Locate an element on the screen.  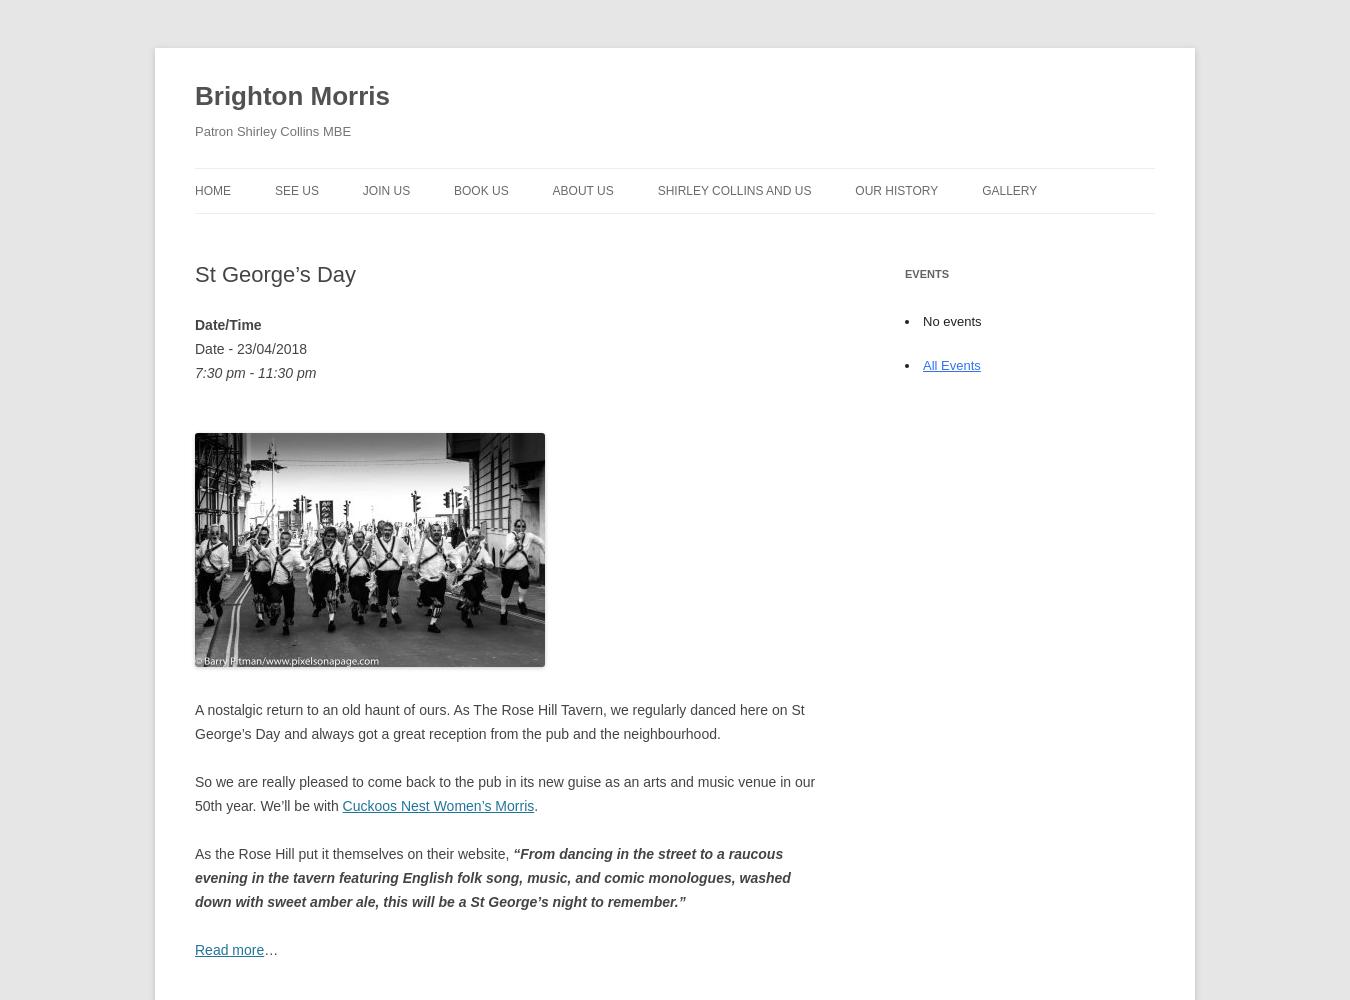
'Brighton Morris' is located at coordinates (291, 95).